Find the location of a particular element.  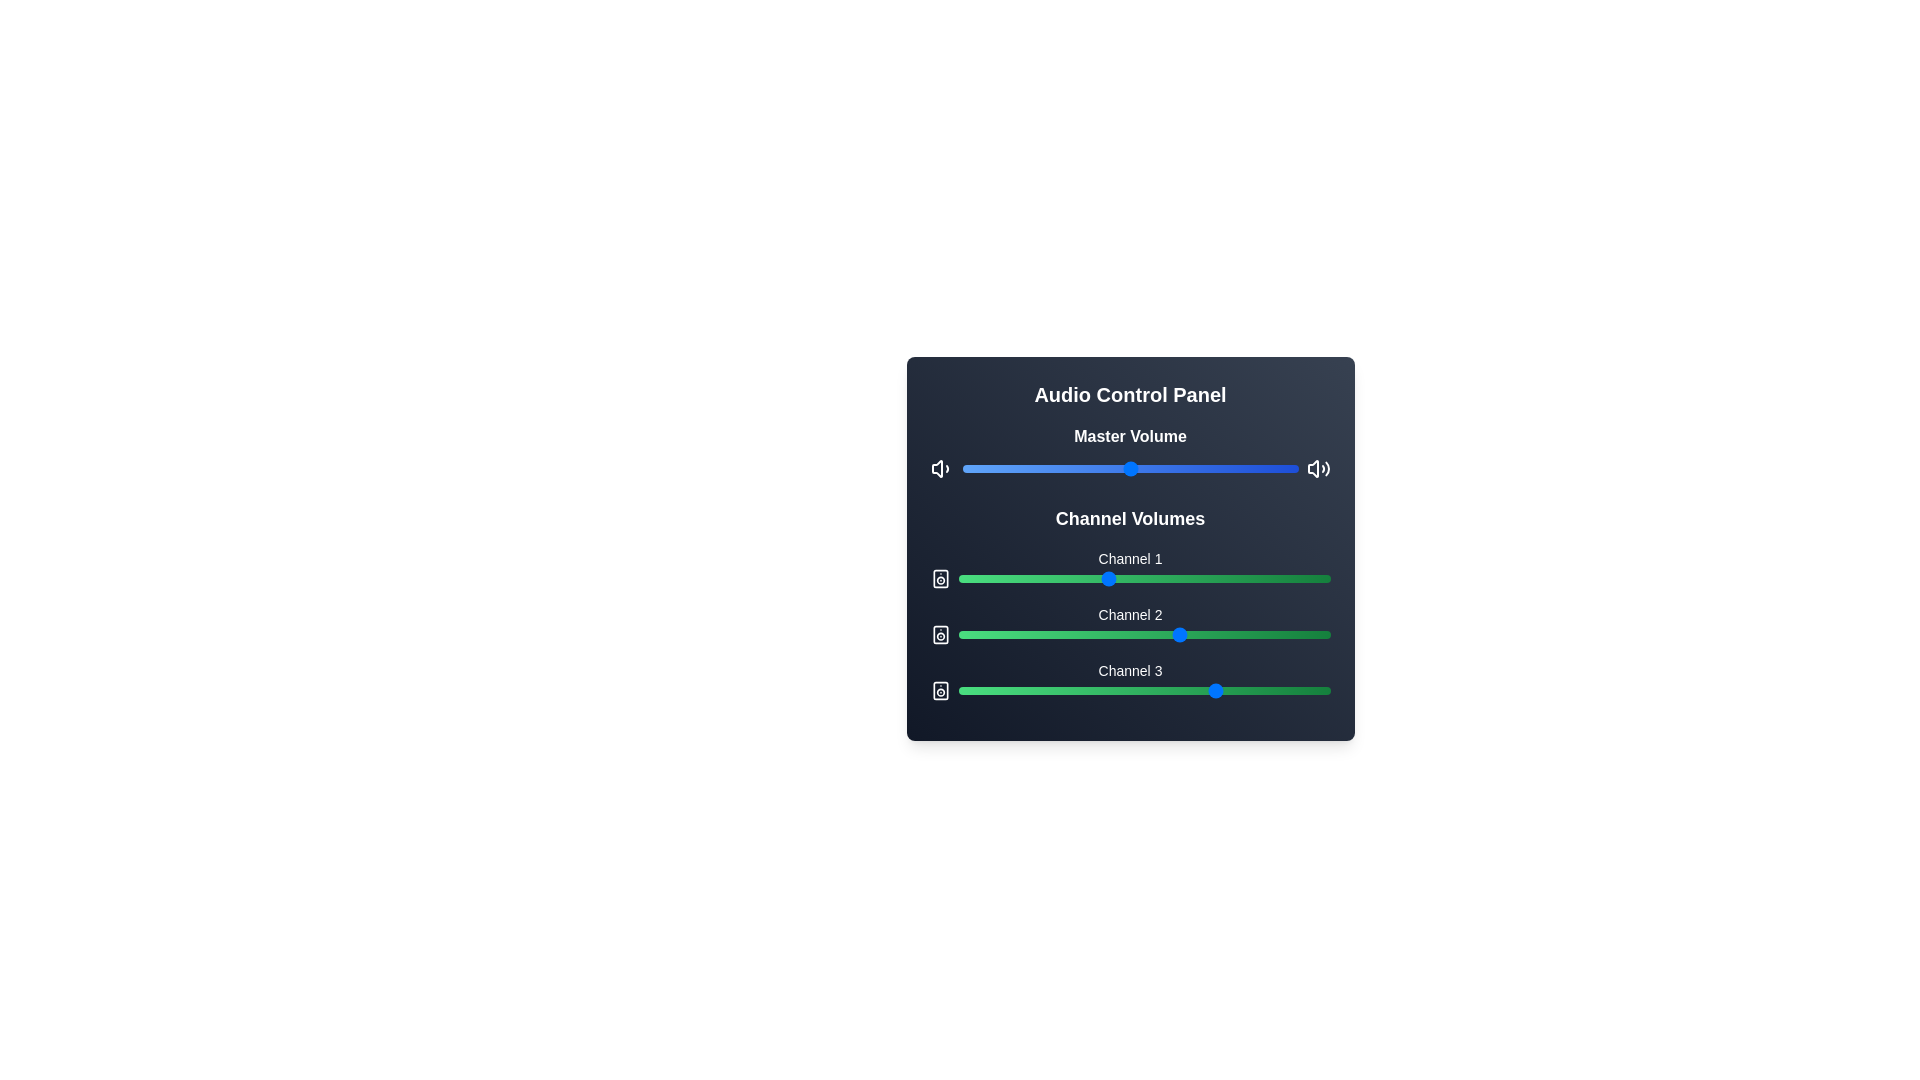

the Label that serves as a heading for individual channel volume controls, located centrally below the Master Volume section is located at coordinates (1130, 518).